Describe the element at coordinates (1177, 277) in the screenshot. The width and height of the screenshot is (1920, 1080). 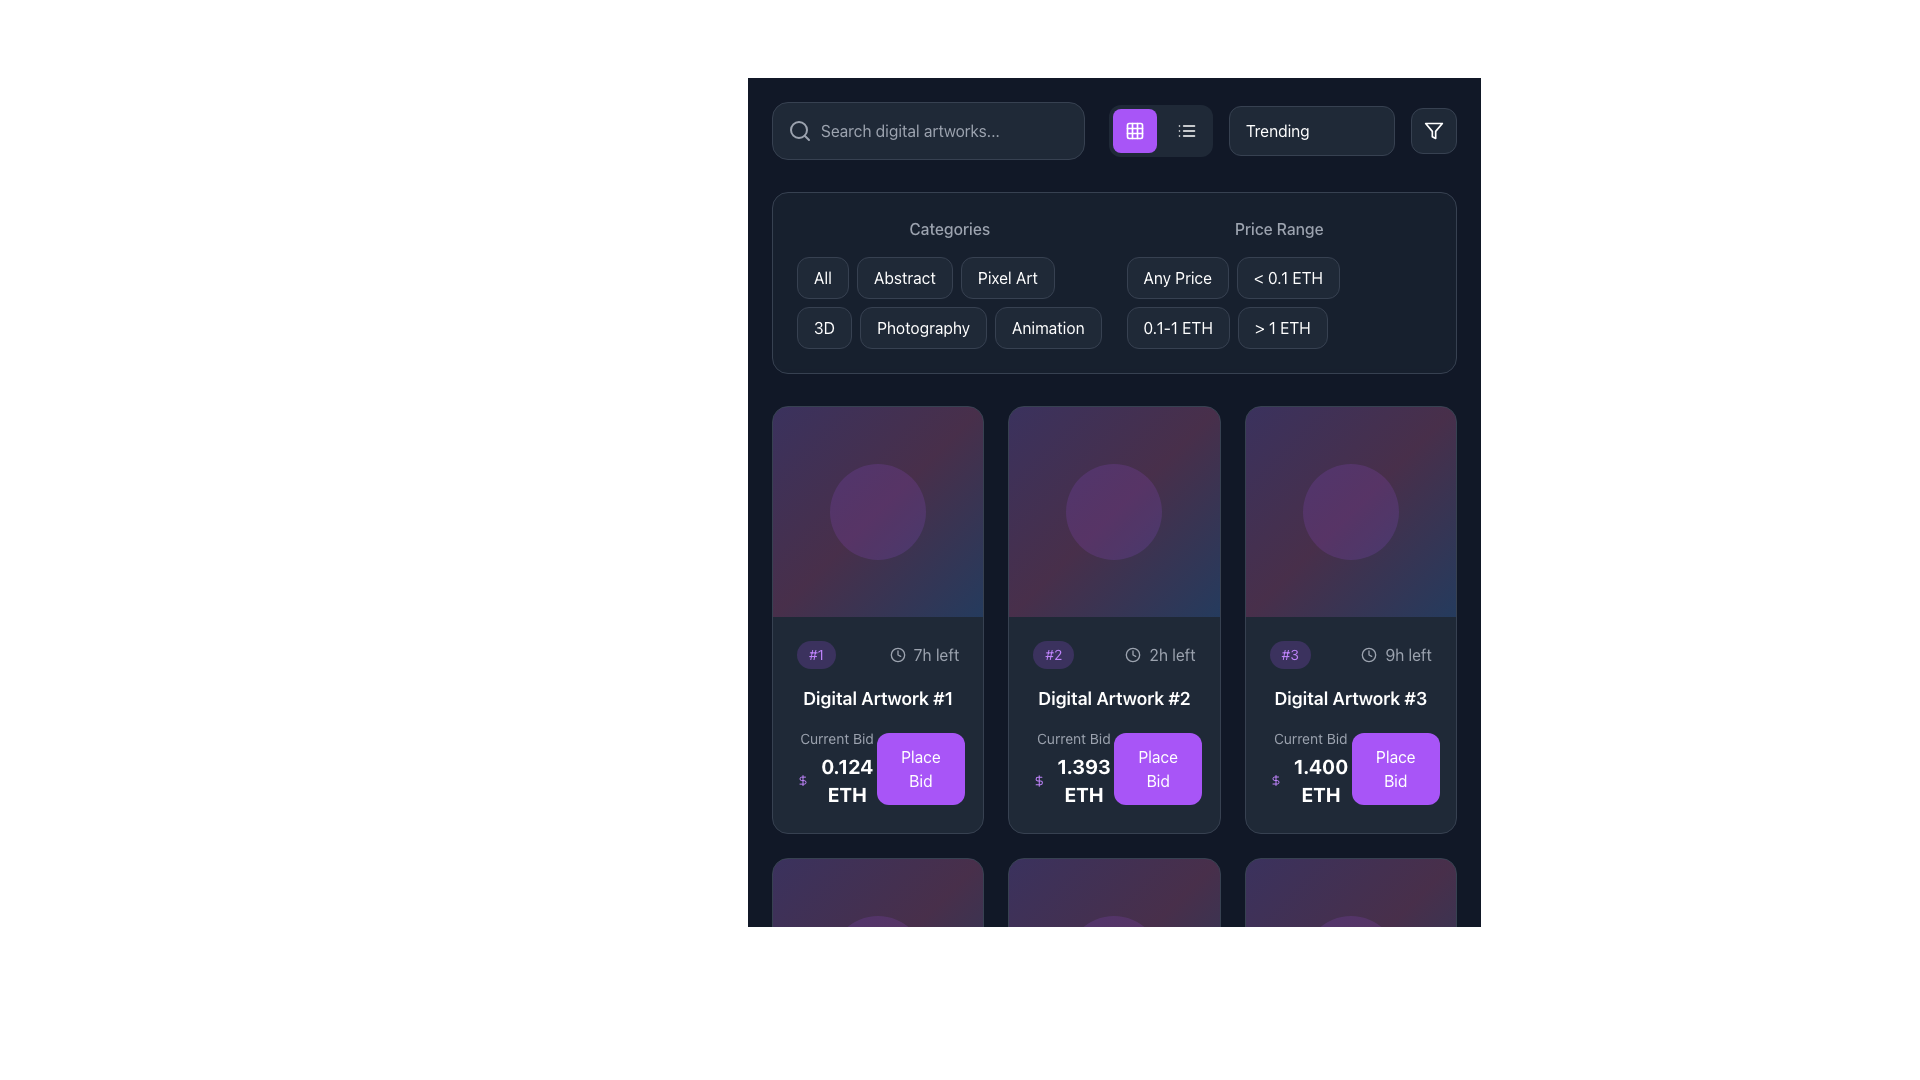
I see `the filter button in the 'Price Range' section` at that location.